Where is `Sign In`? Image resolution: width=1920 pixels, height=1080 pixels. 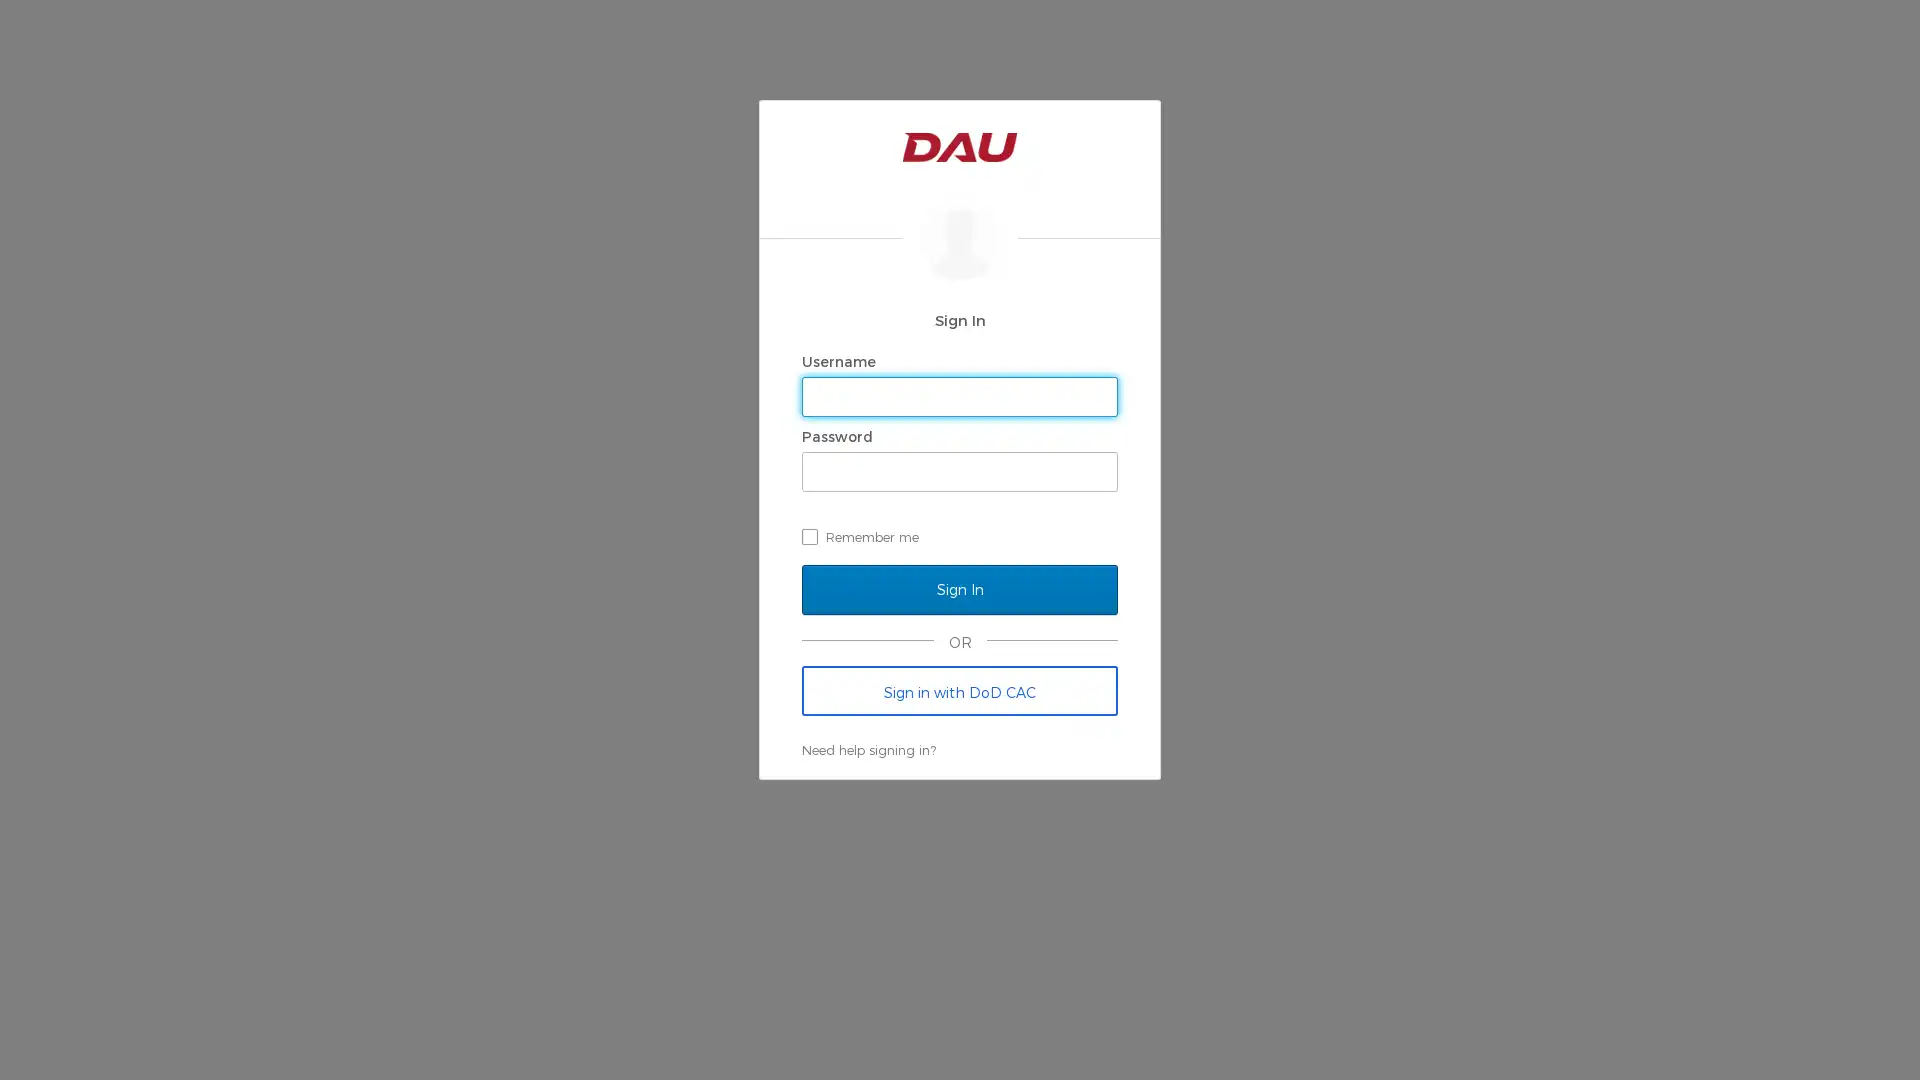 Sign In is located at coordinates (960, 588).